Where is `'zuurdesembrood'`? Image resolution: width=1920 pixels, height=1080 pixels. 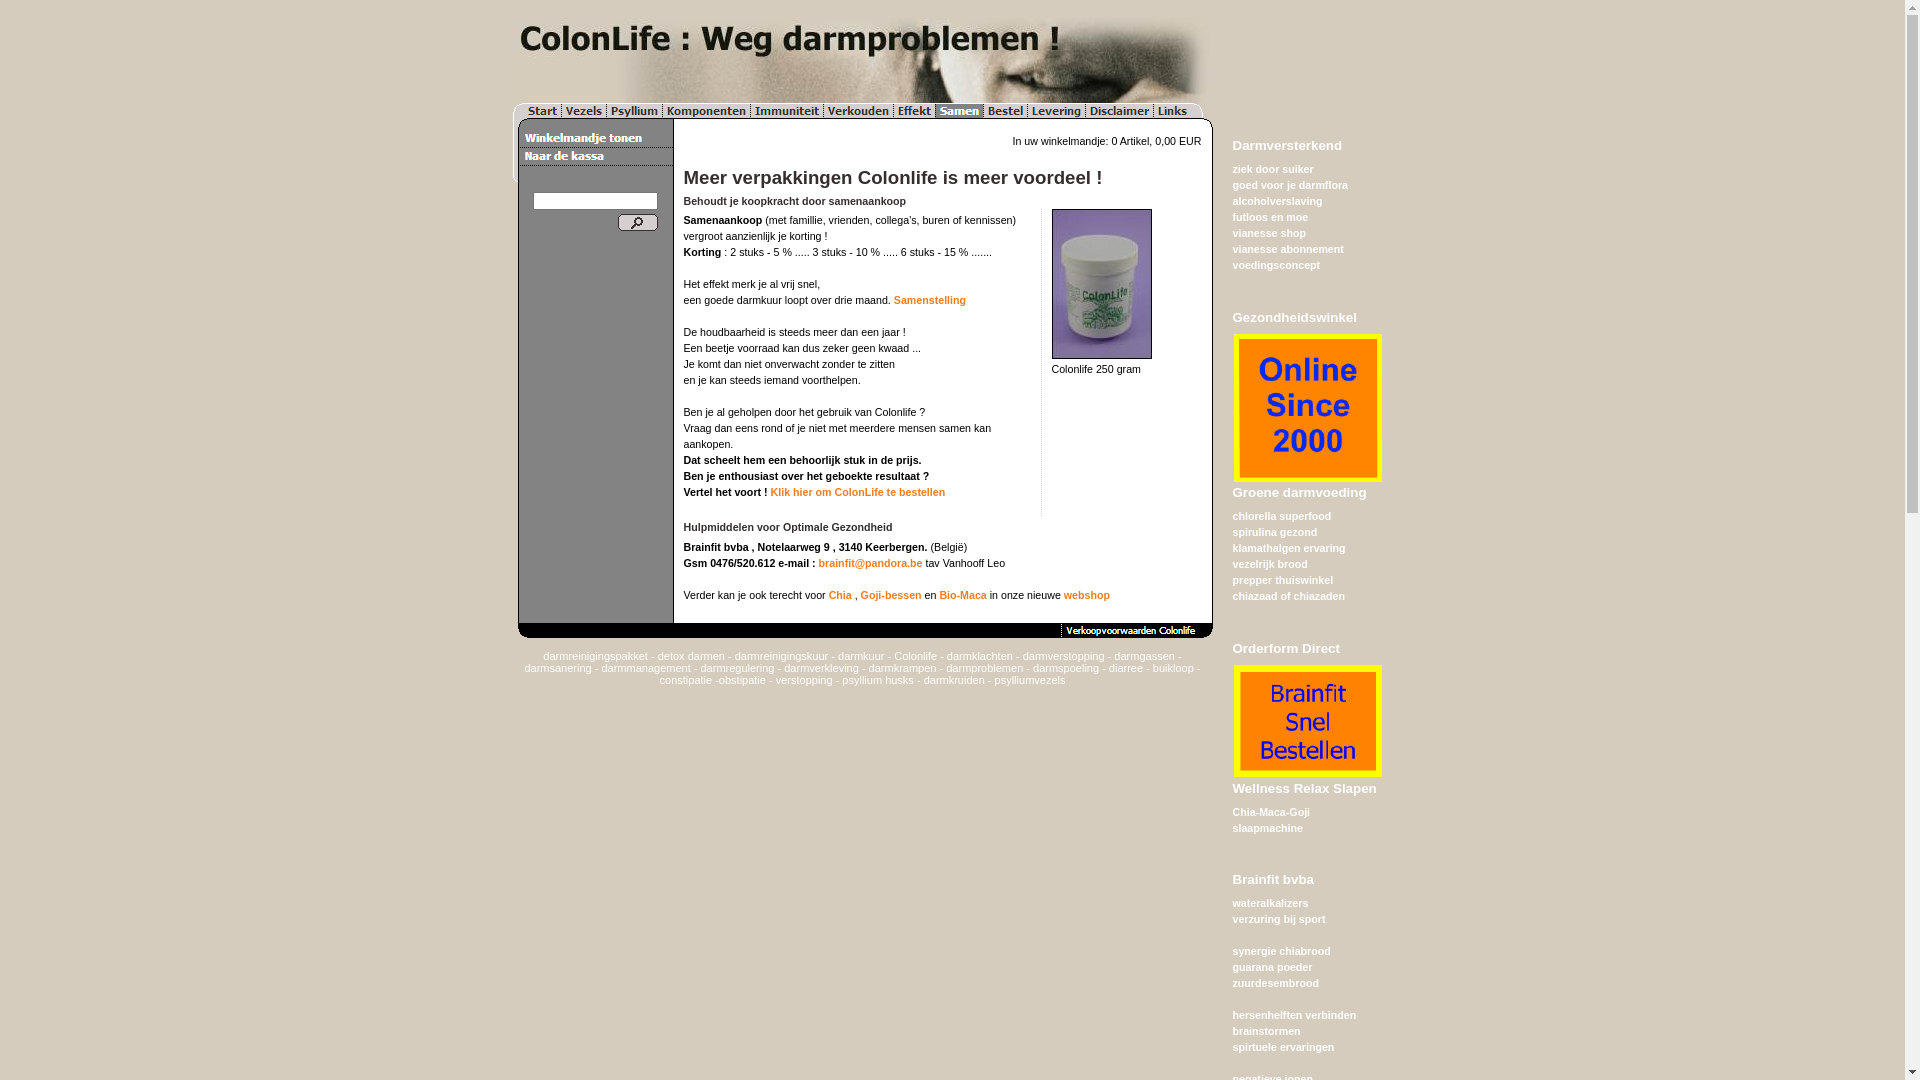
'zuurdesembrood' is located at coordinates (1231, 982).